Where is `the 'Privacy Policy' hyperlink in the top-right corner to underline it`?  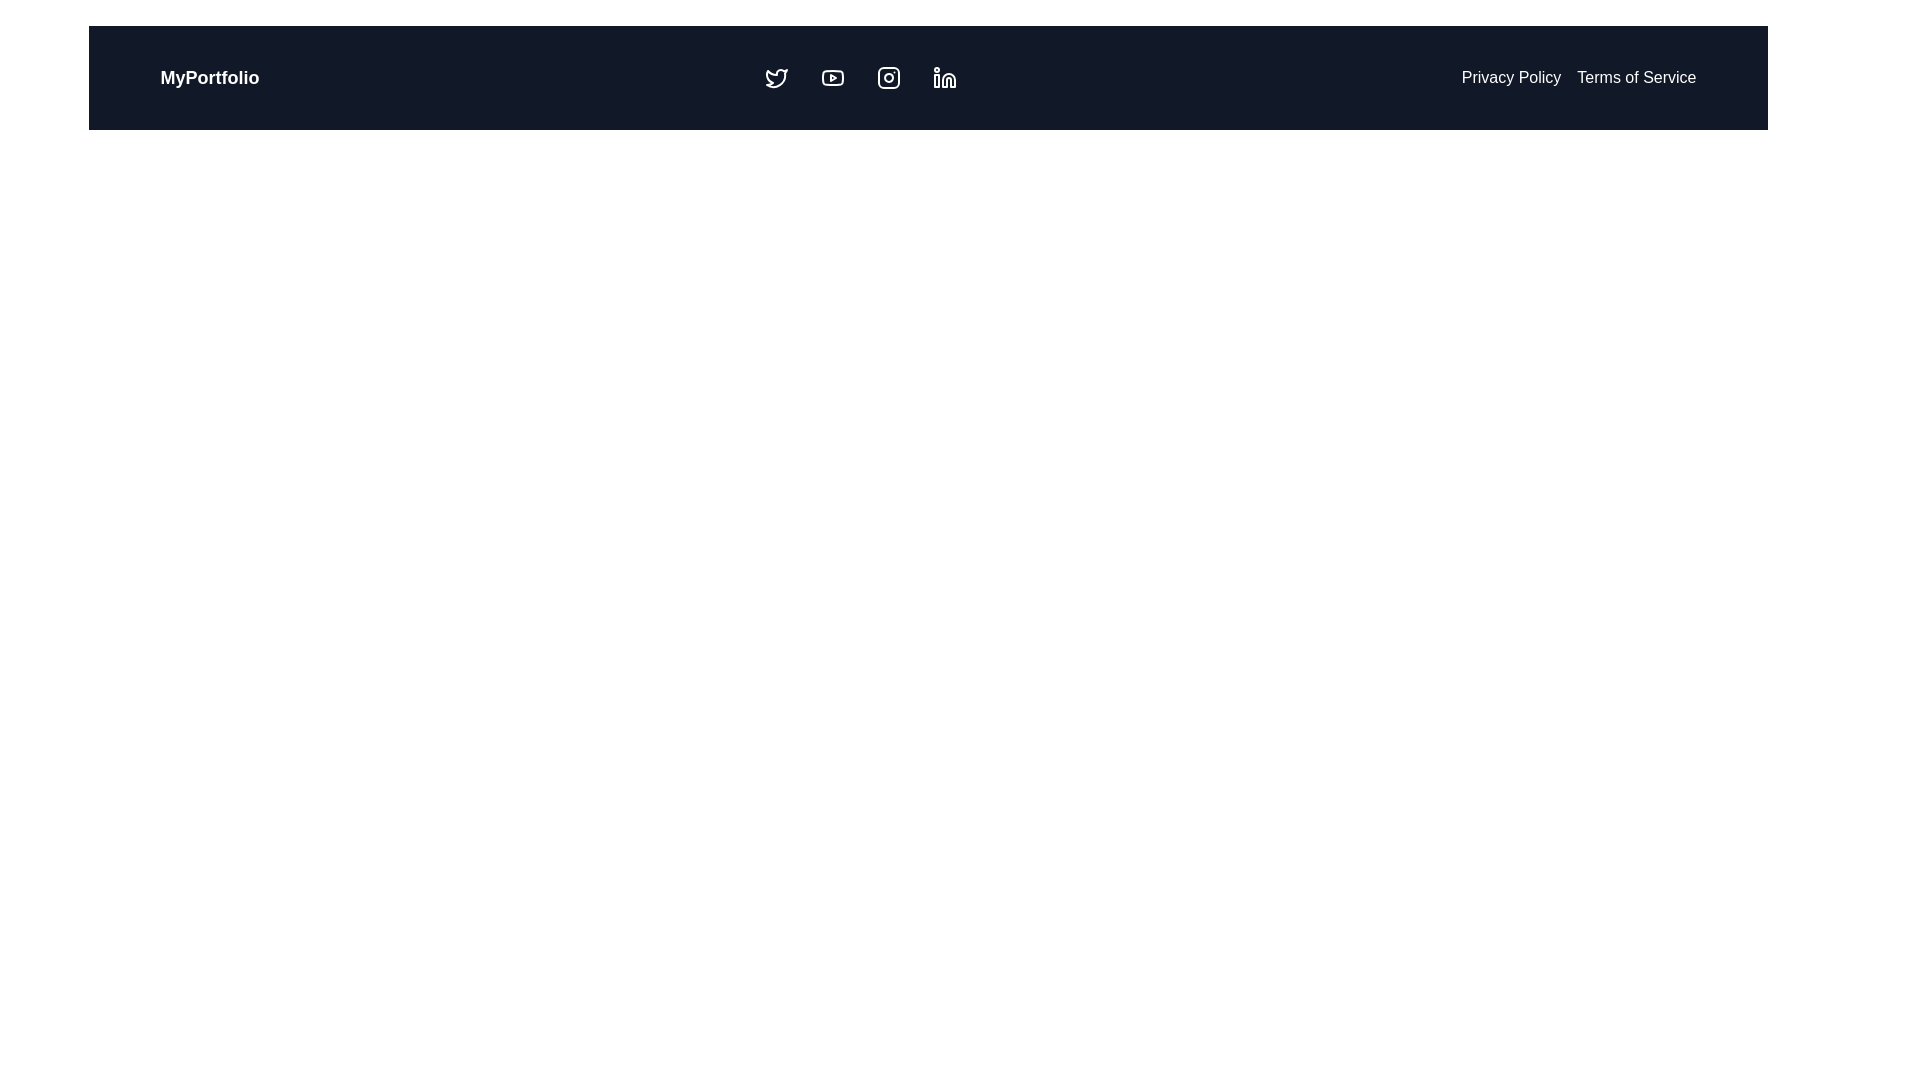 the 'Privacy Policy' hyperlink in the top-right corner to underline it is located at coordinates (1511, 76).